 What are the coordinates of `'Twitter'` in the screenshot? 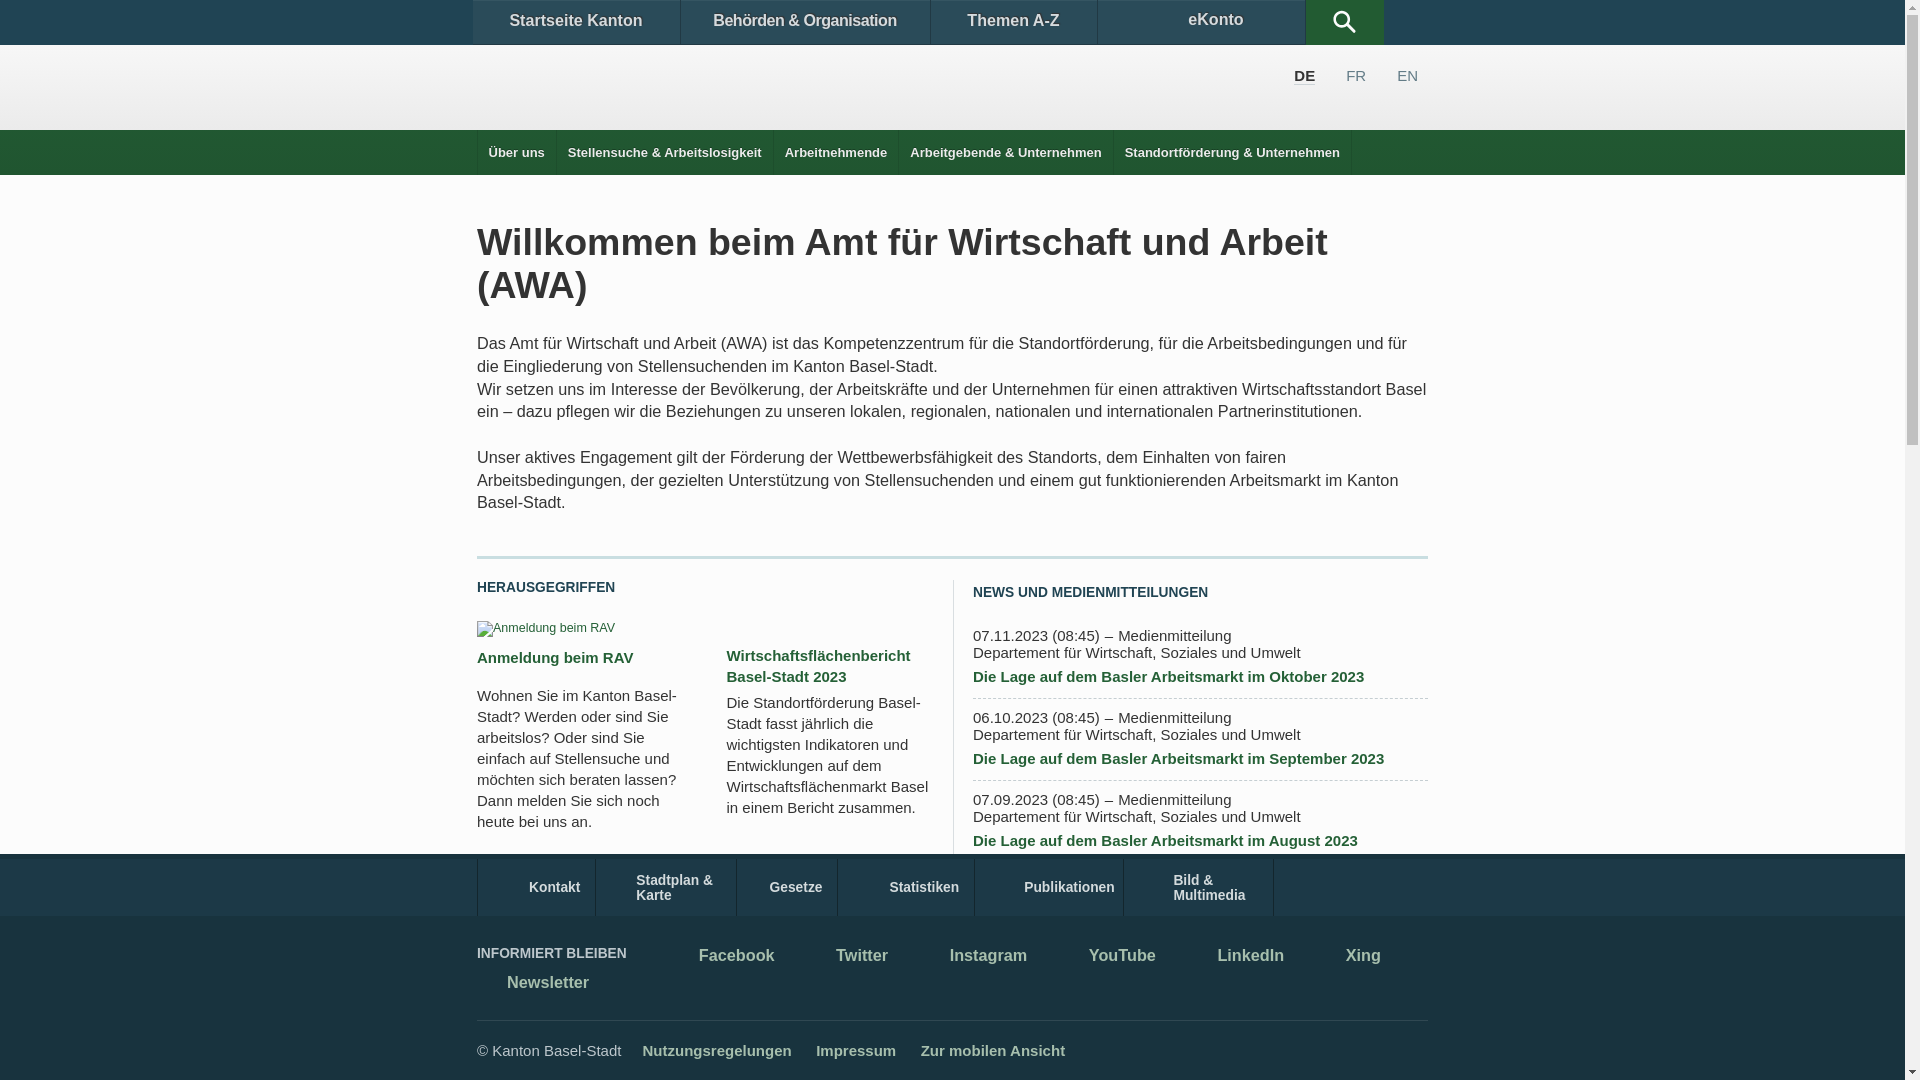 It's located at (846, 955).